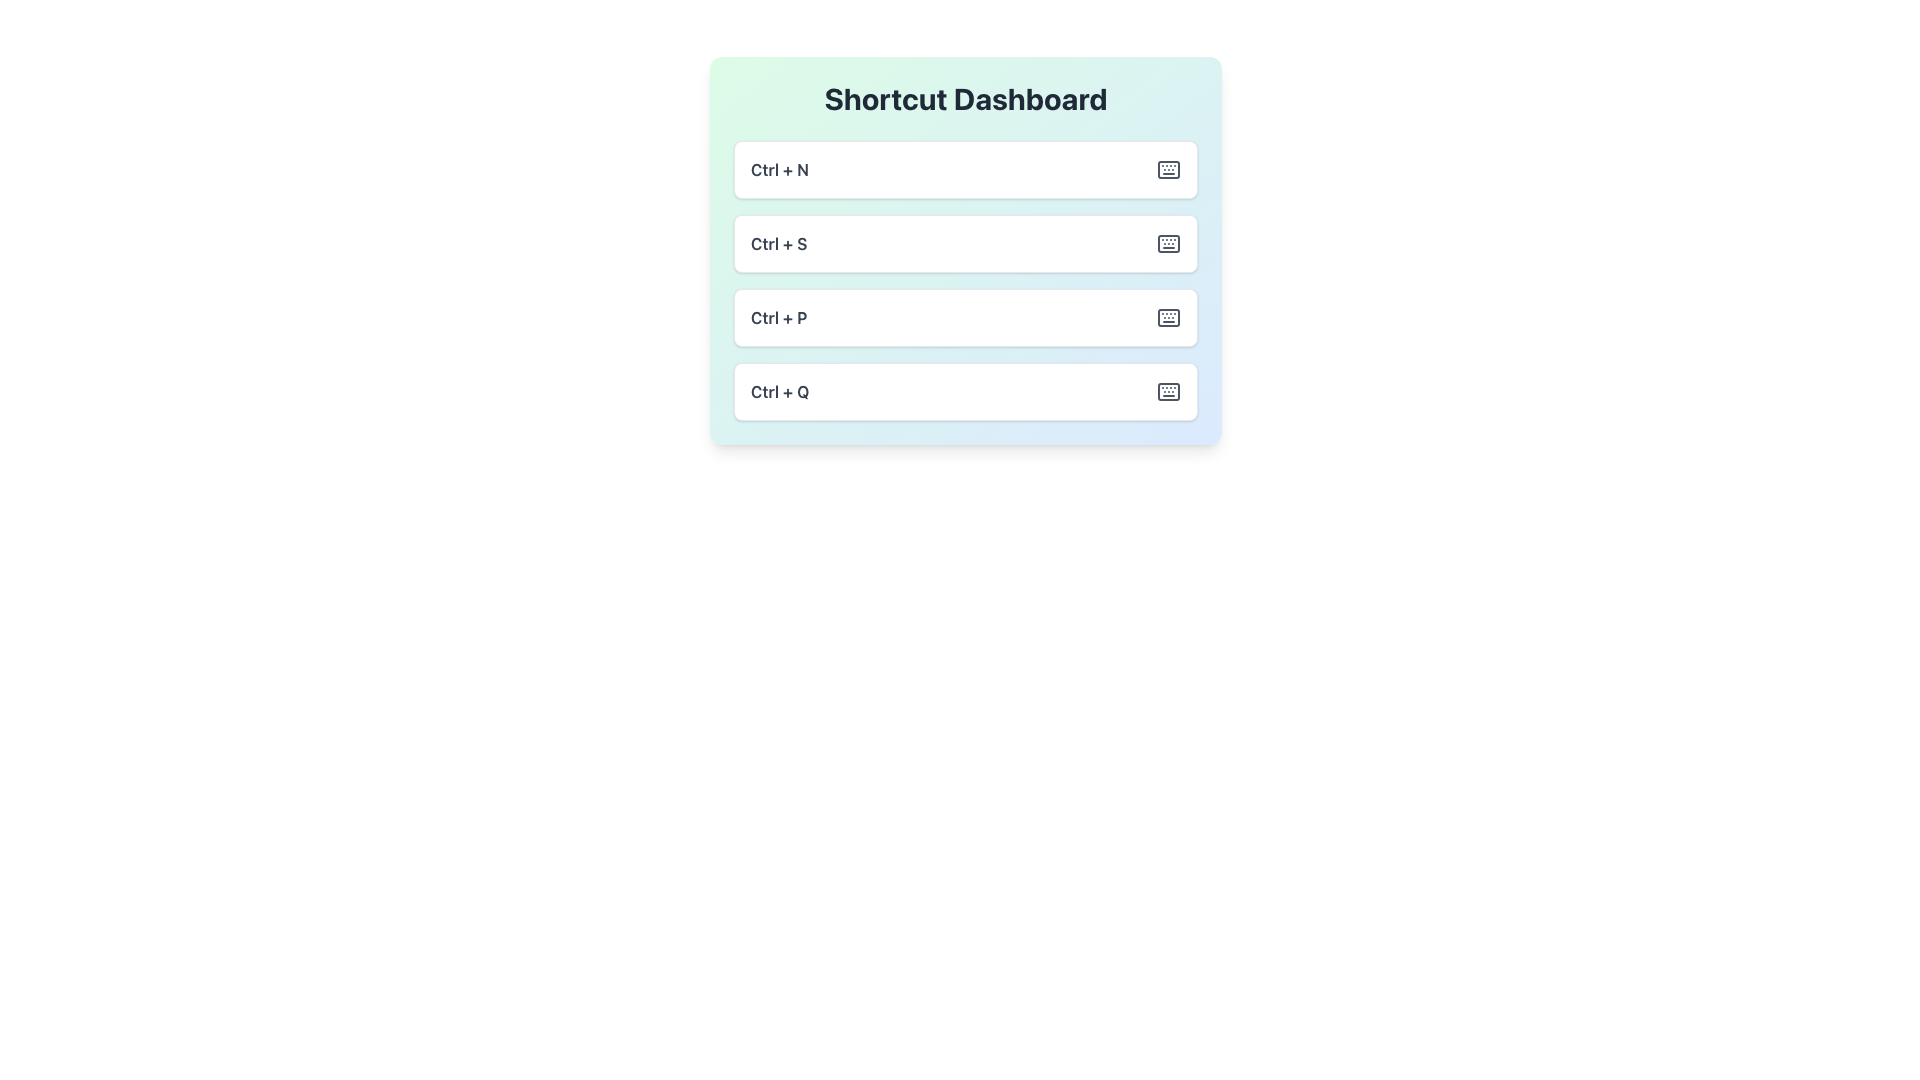 The image size is (1920, 1080). I want to click on the static text label displaying 'Ctrl + P' in bold, dark-gray font, located within the third card under the 'Shortcut Dashboard', so click(778, 316).